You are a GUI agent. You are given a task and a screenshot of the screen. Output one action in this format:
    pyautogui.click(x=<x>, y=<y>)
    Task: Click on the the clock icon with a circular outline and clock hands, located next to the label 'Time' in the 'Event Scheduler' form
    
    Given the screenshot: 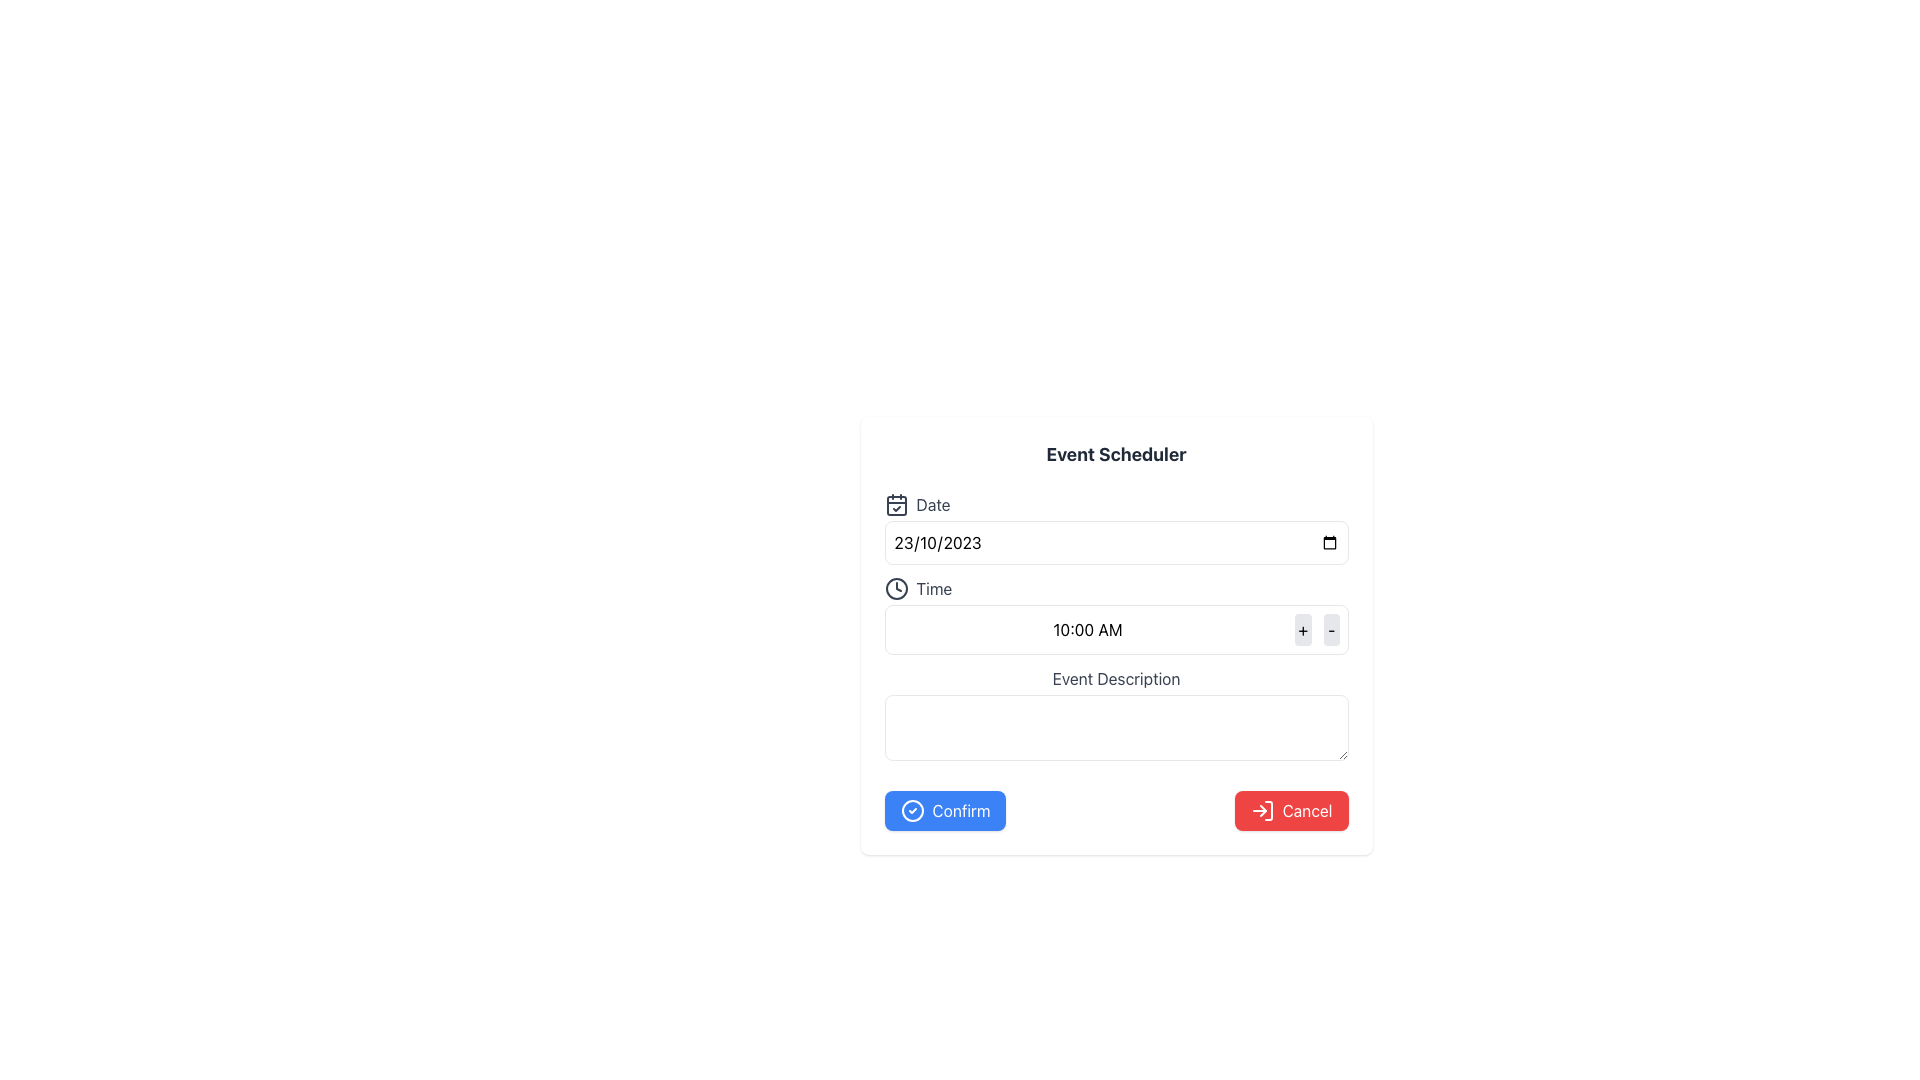 What is the action you would take?
    pyautogui.click(x=895, y=588)
    